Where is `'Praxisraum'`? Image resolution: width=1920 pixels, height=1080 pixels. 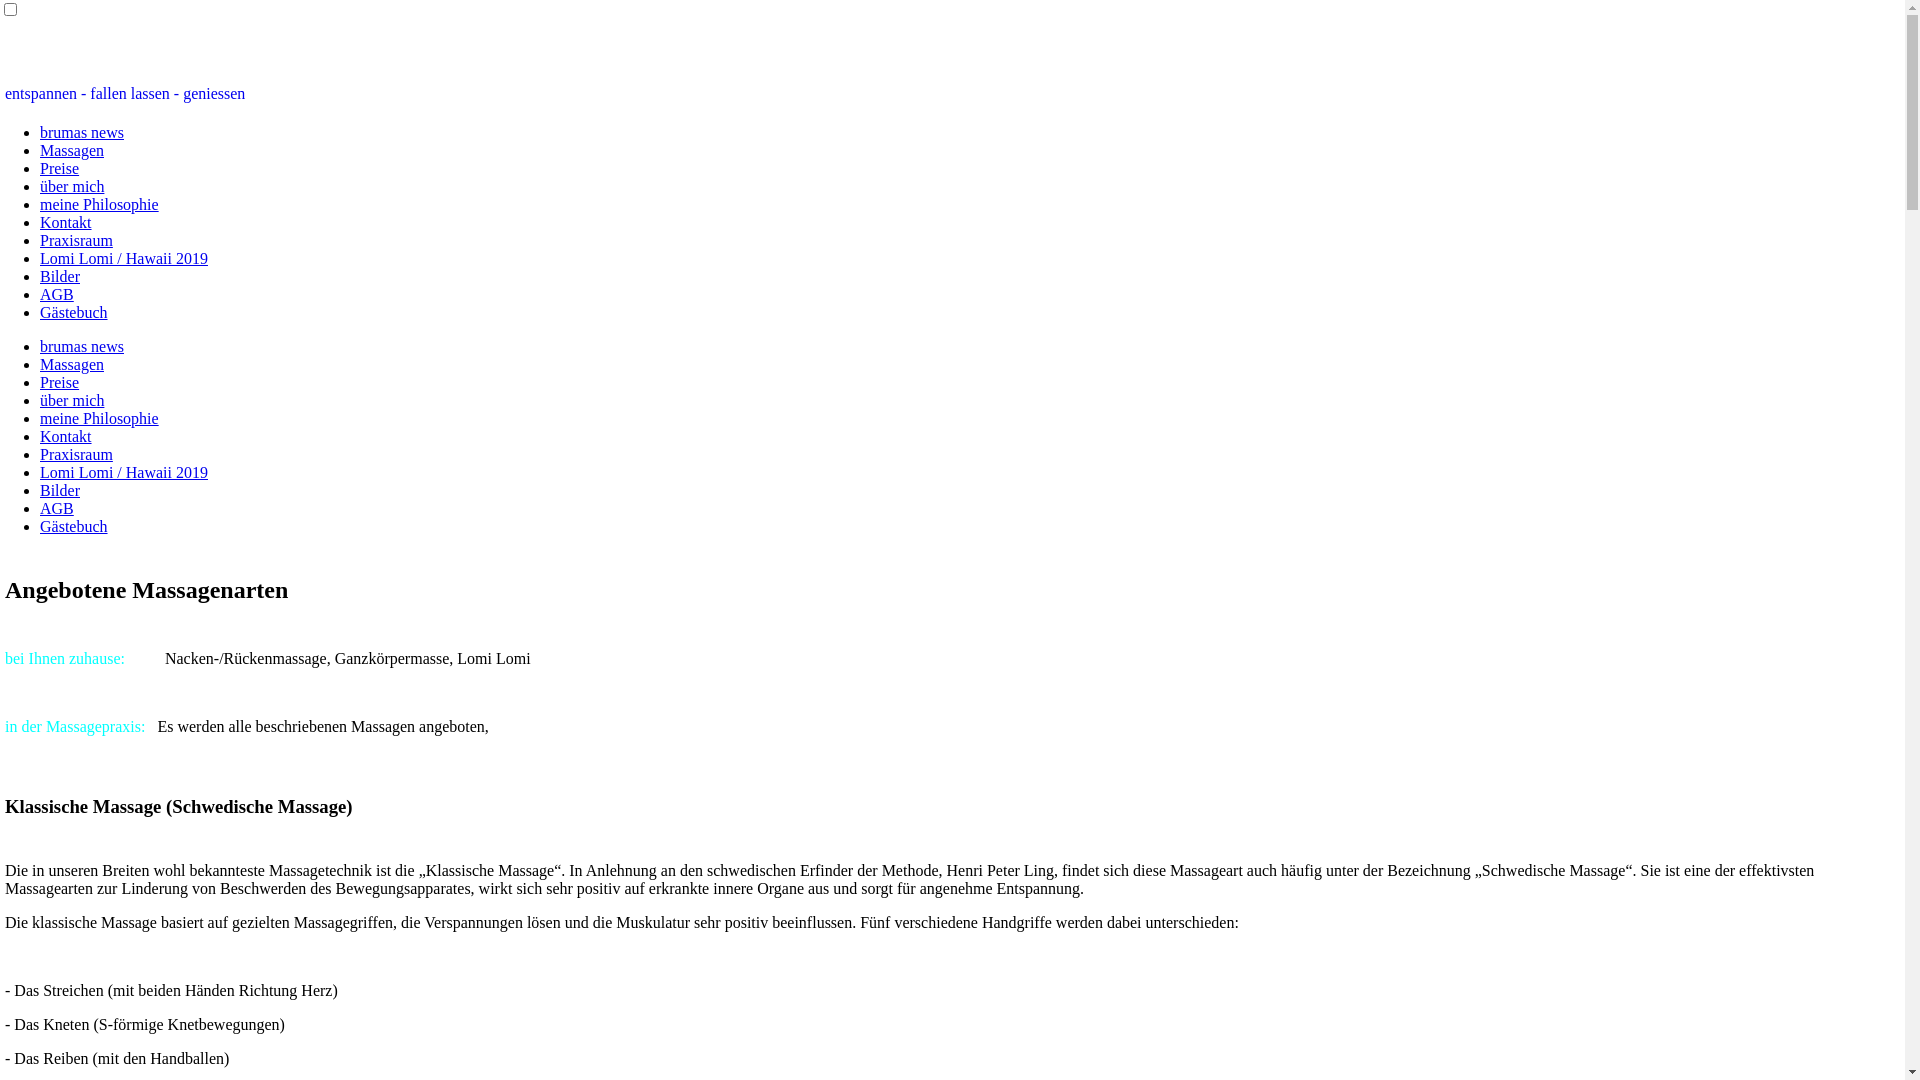
'Praxisraum' is located at coordinates (76, 454).